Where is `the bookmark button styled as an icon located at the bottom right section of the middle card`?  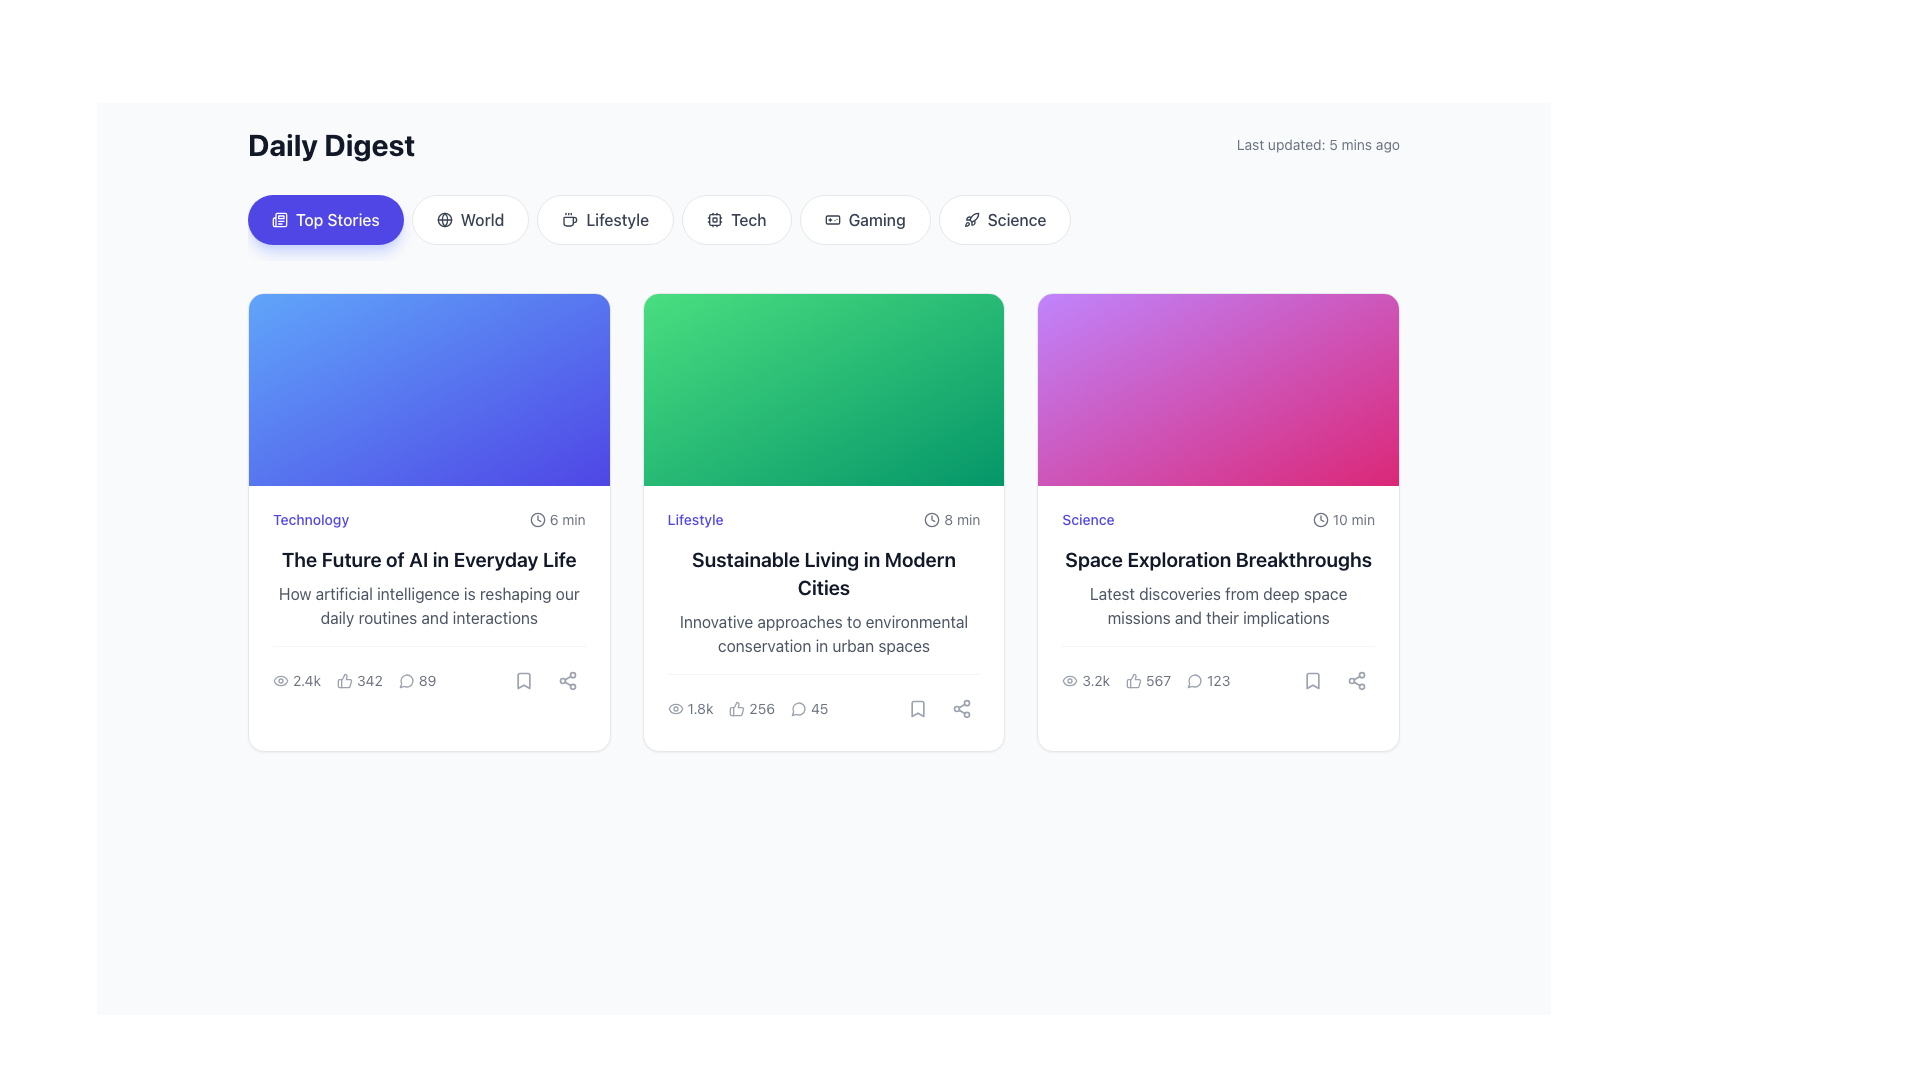
the bookmark button styled as an icon located at the bottom right section of the middle card is located at coordinates (917, 708).